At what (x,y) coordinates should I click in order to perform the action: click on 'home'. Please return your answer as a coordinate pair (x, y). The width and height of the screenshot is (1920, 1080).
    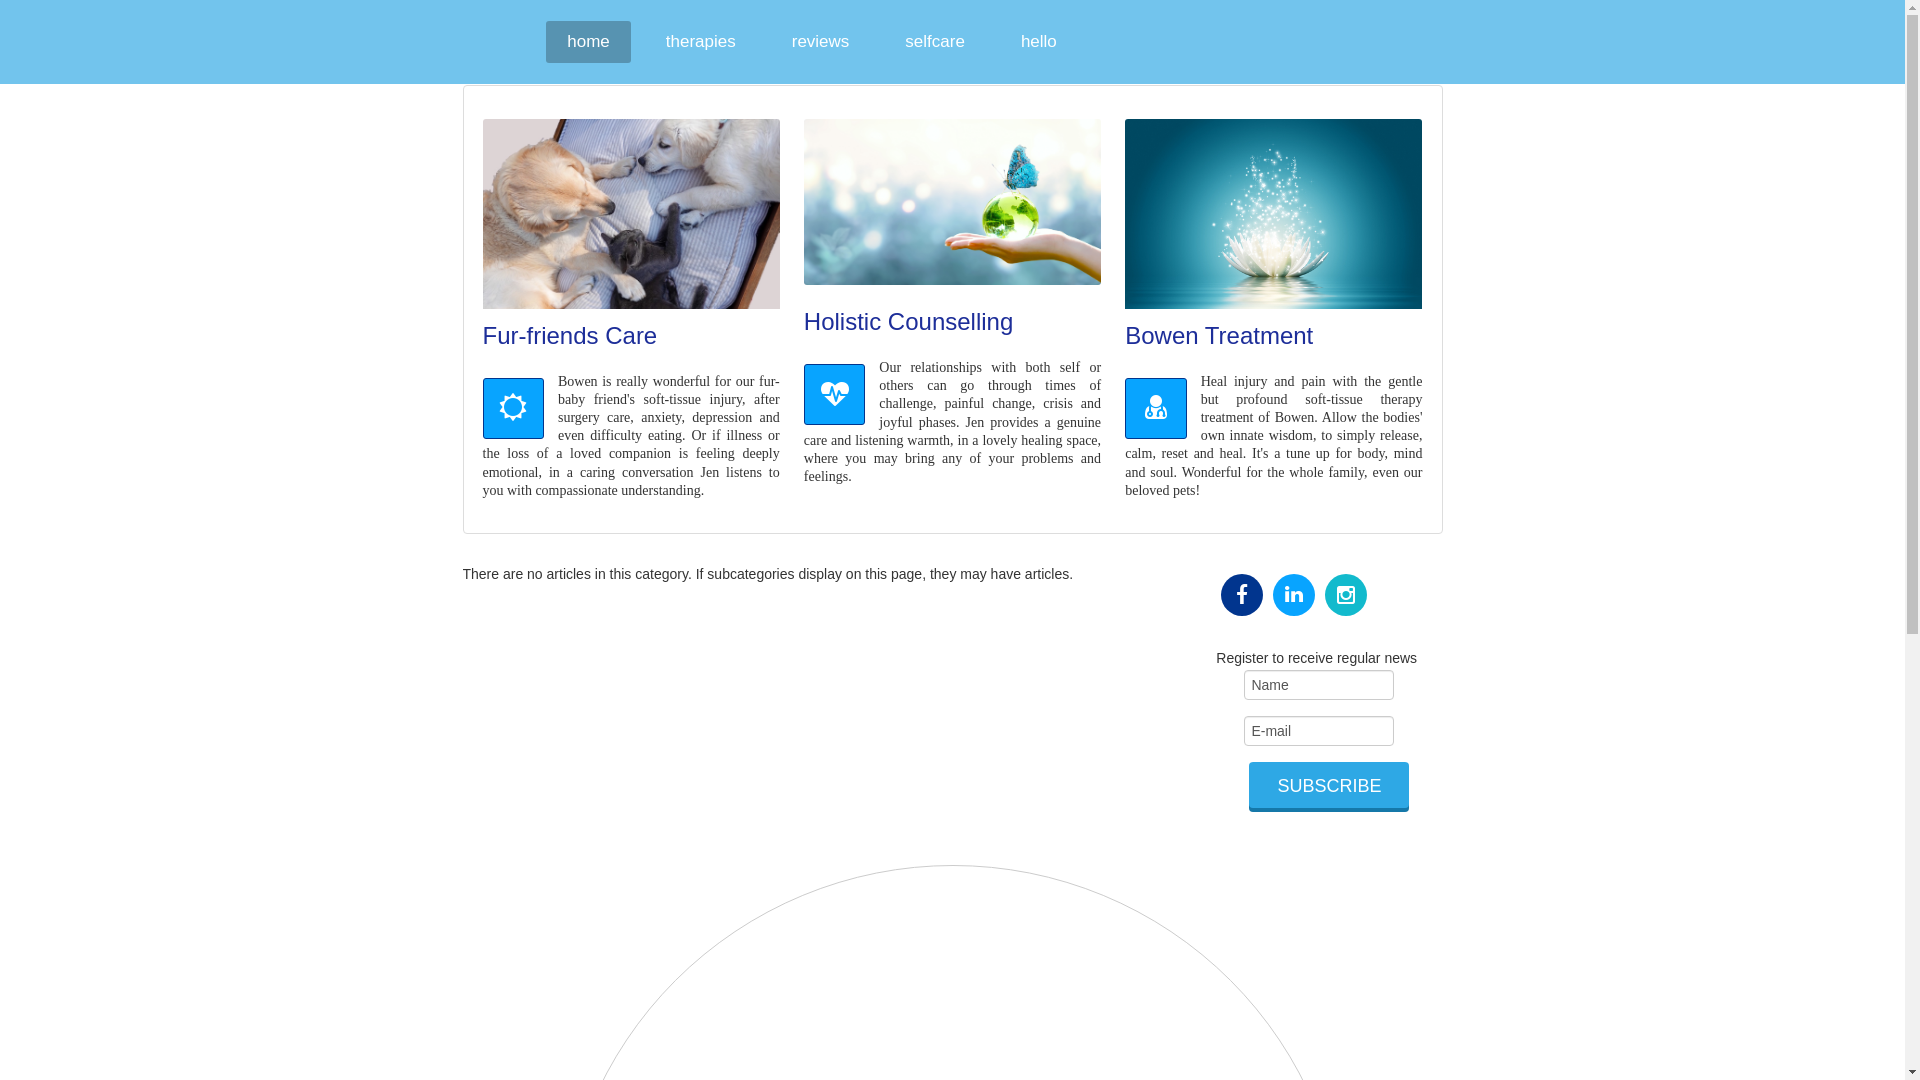
    Looking at the image, I should click on (587, 42).